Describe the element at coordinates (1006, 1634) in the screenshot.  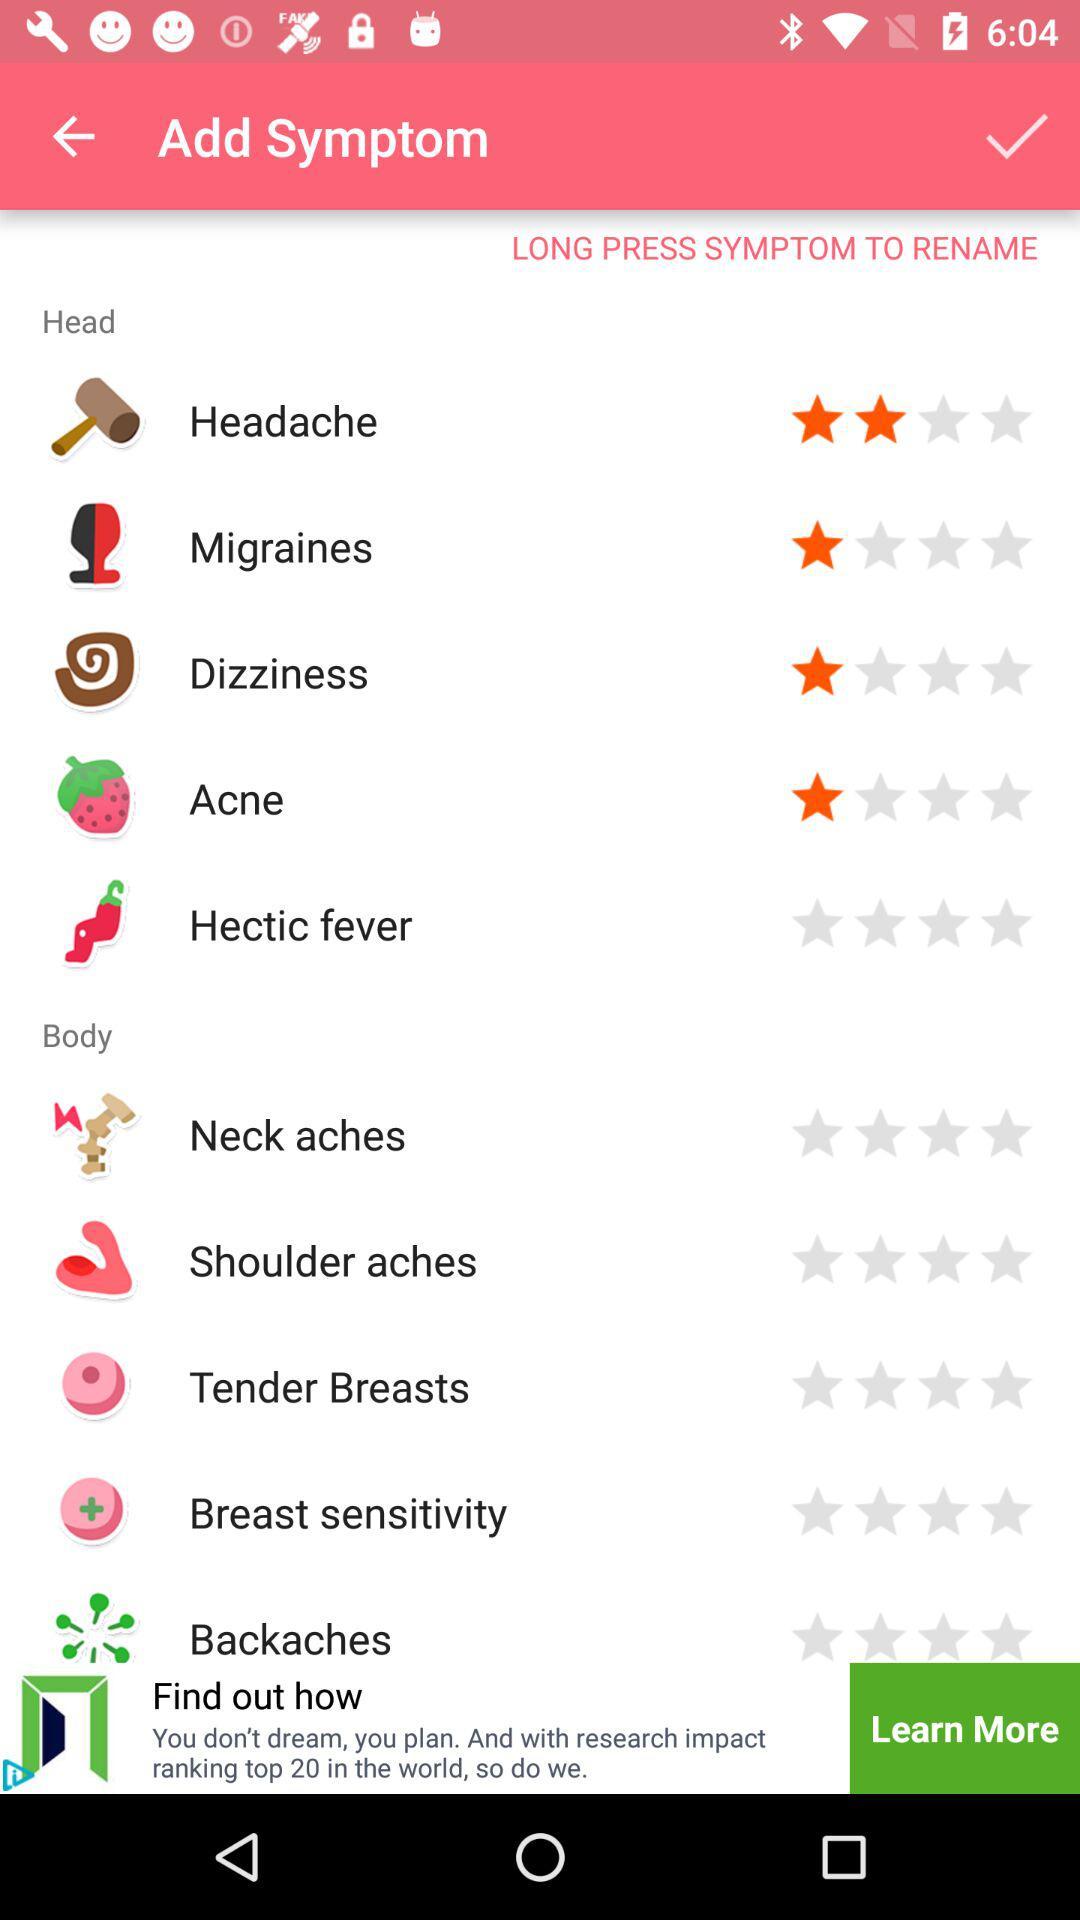
I see `rate severity of symptom` at that location.